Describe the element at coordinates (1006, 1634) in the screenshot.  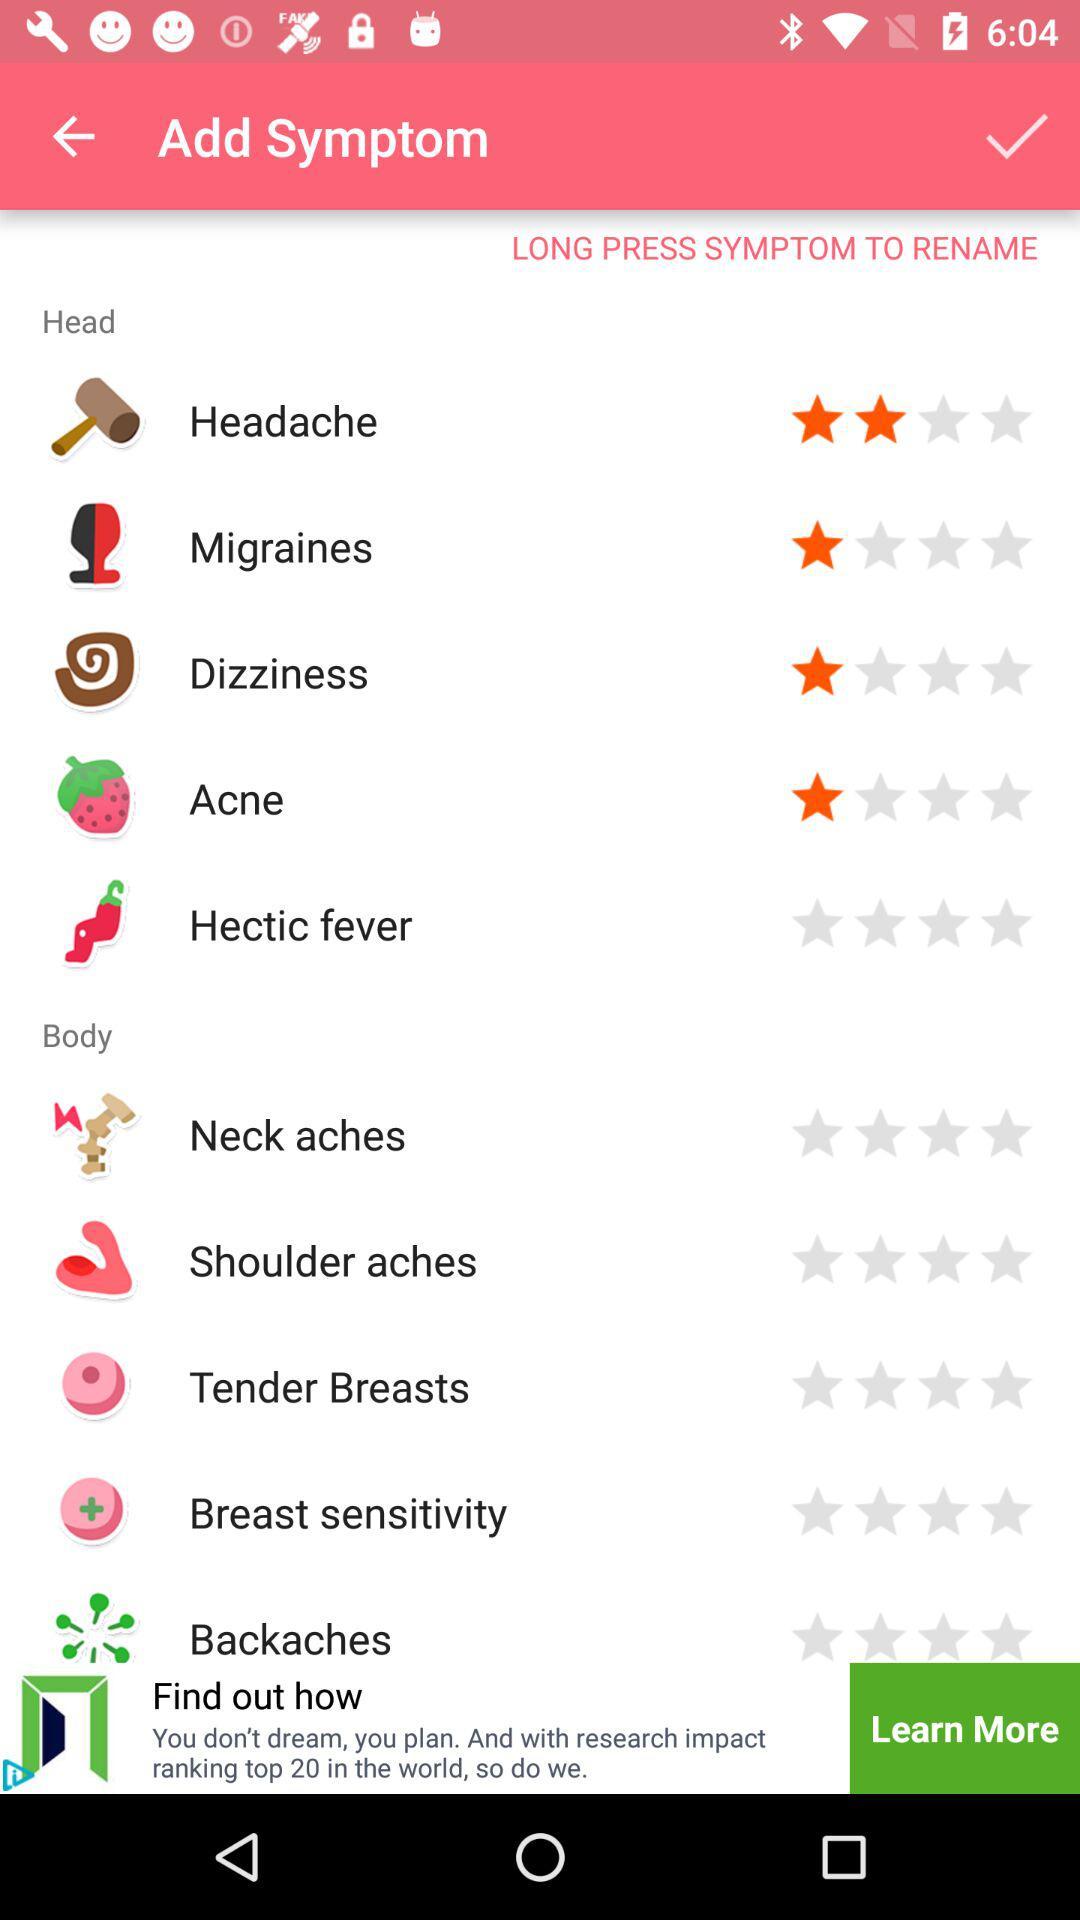
I see `rate severity of symptom` at that location.